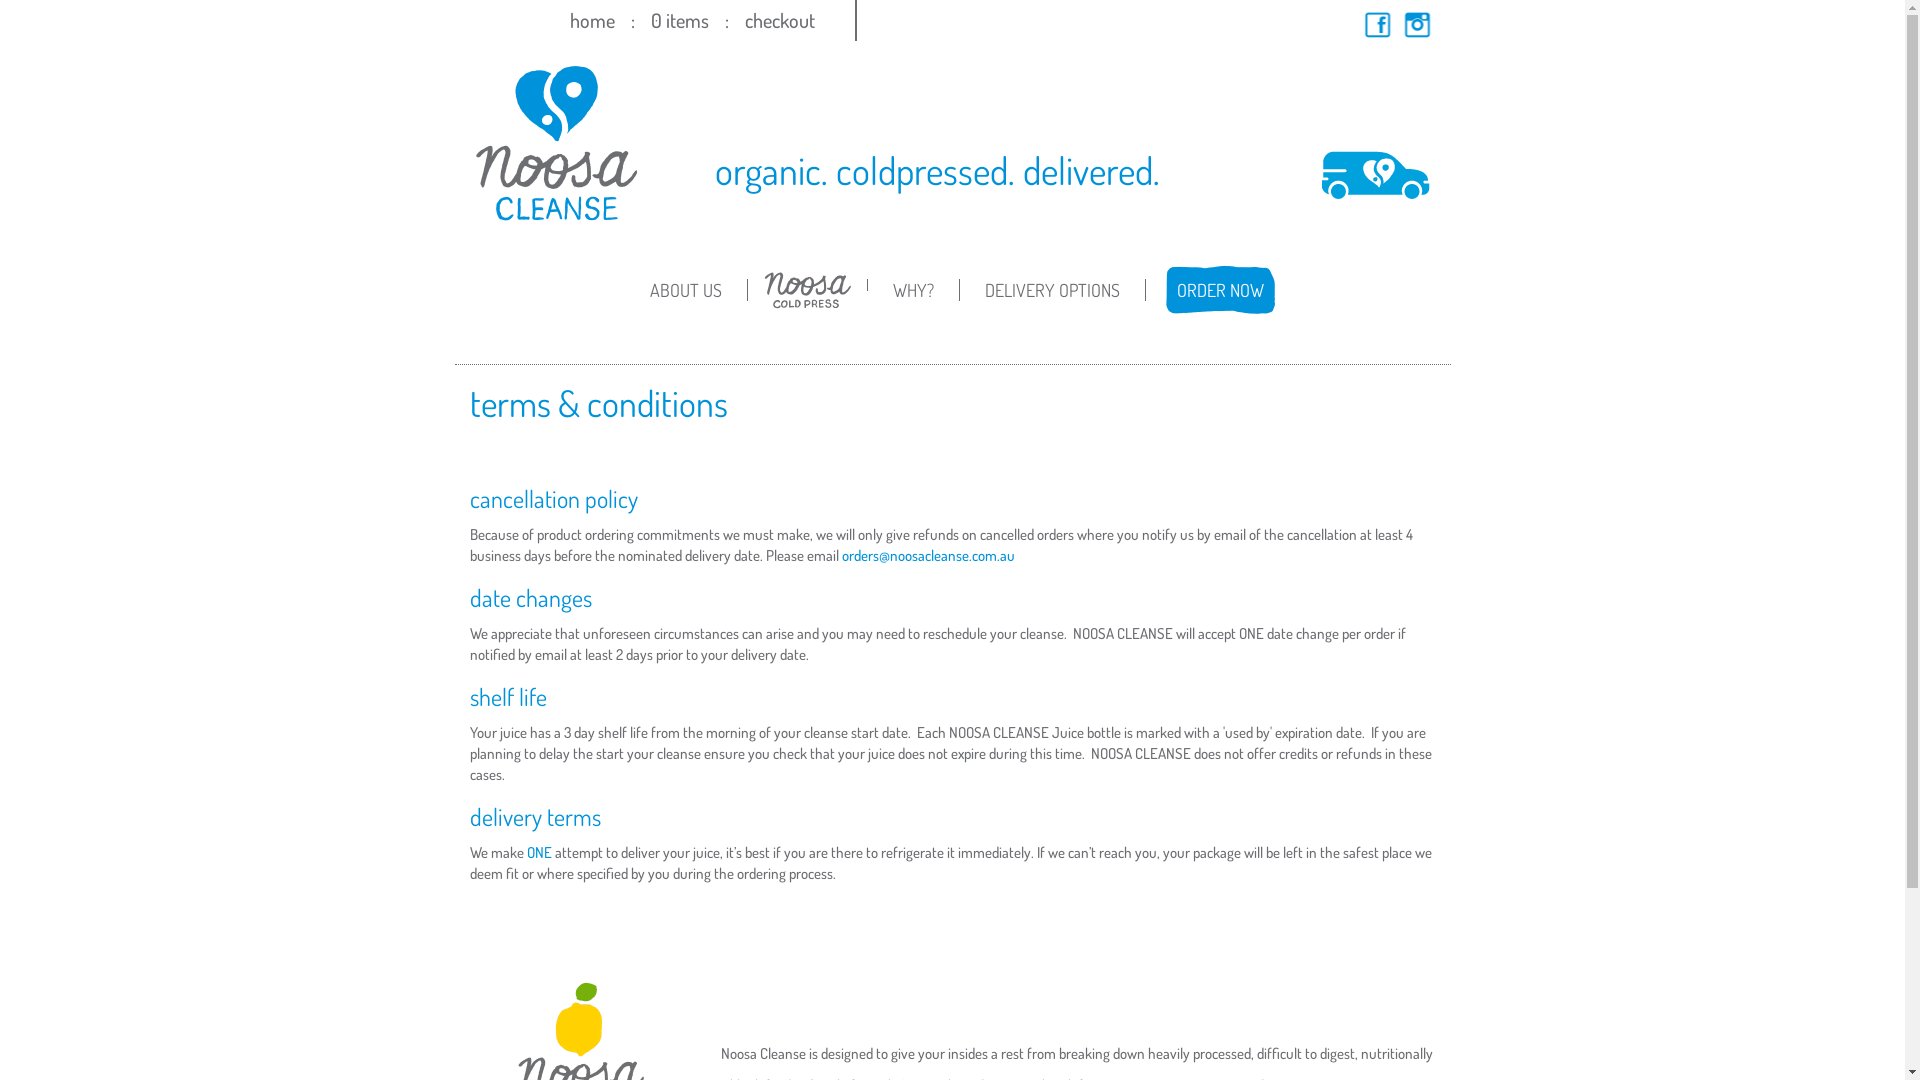 The height and width of the screenshot is (1080, 1920). Describe the element at coordinates (927, 555) in the screenshot. I see `'orders@noosacleanse.com.au'` at that location.